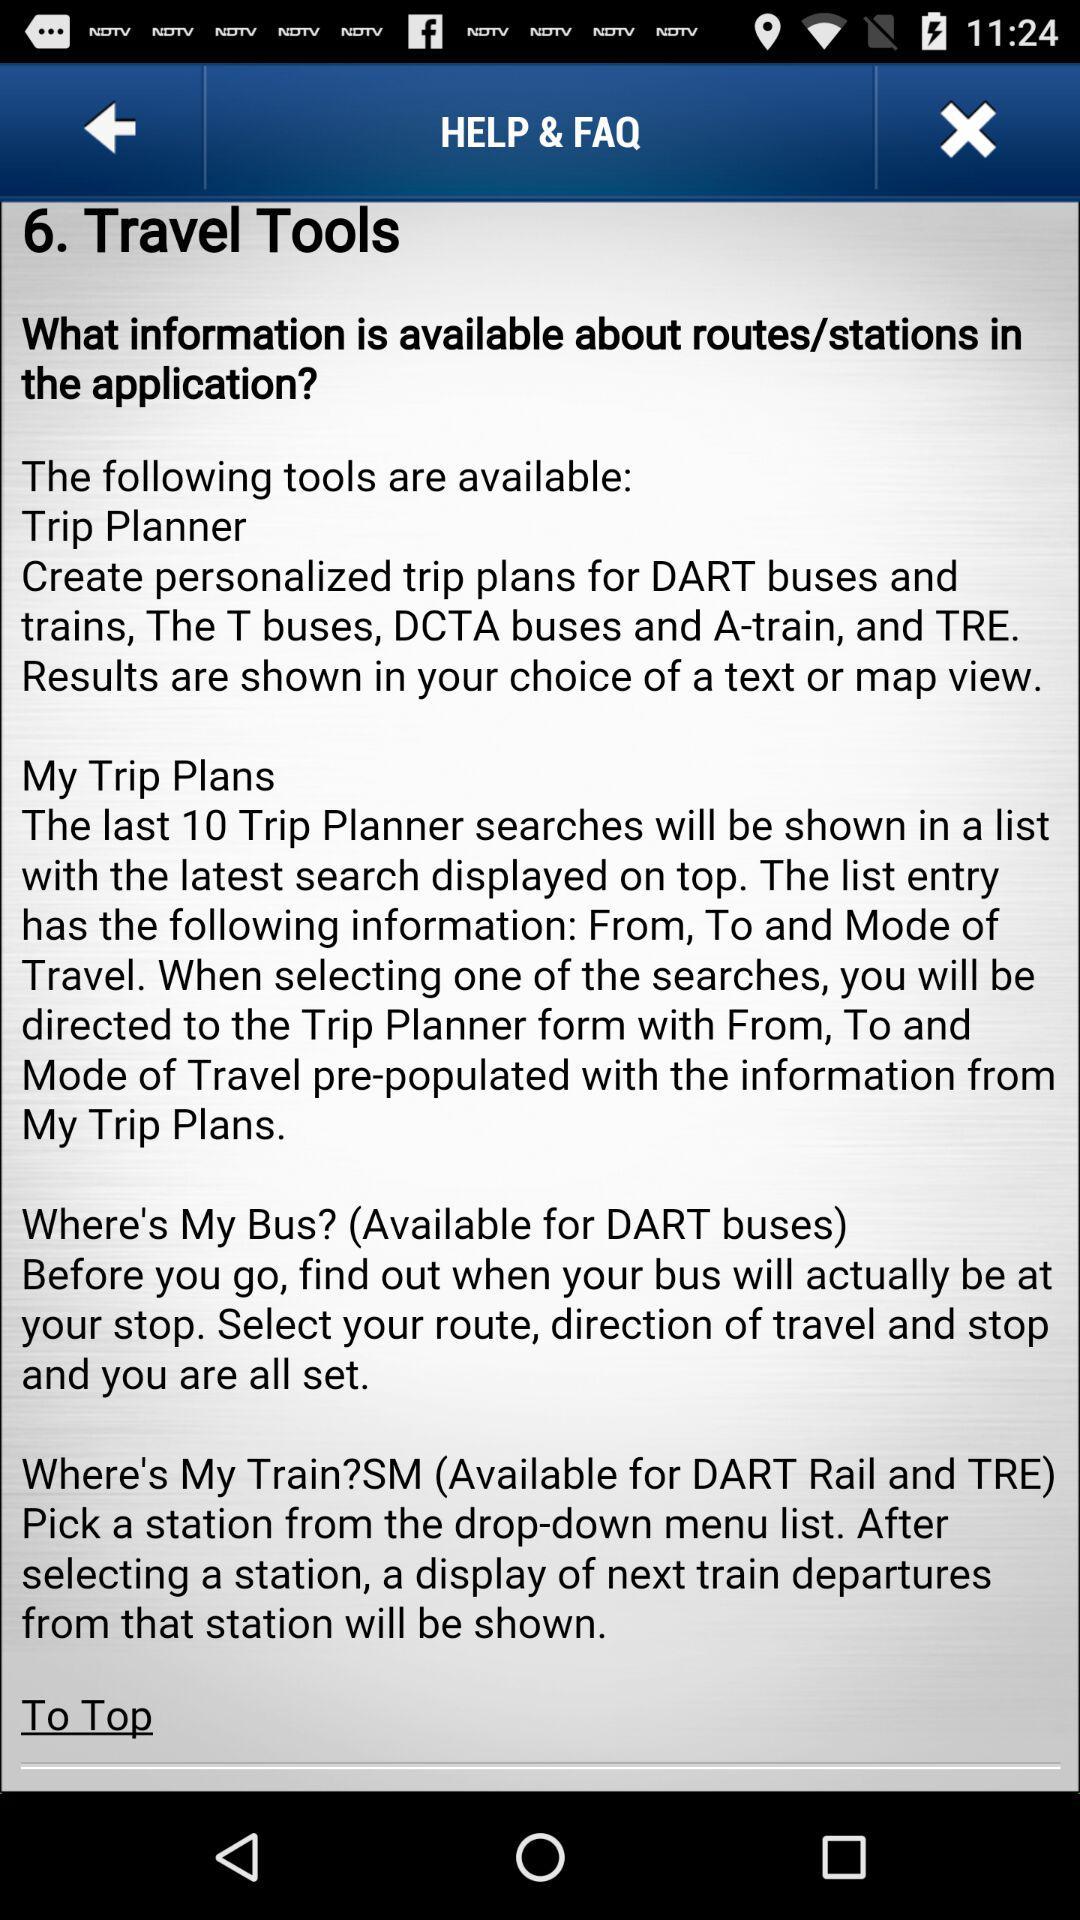  What do you see at coordinates (964, 129) in the screenshot?
I see `the tab` at bounding box center [964, 129].